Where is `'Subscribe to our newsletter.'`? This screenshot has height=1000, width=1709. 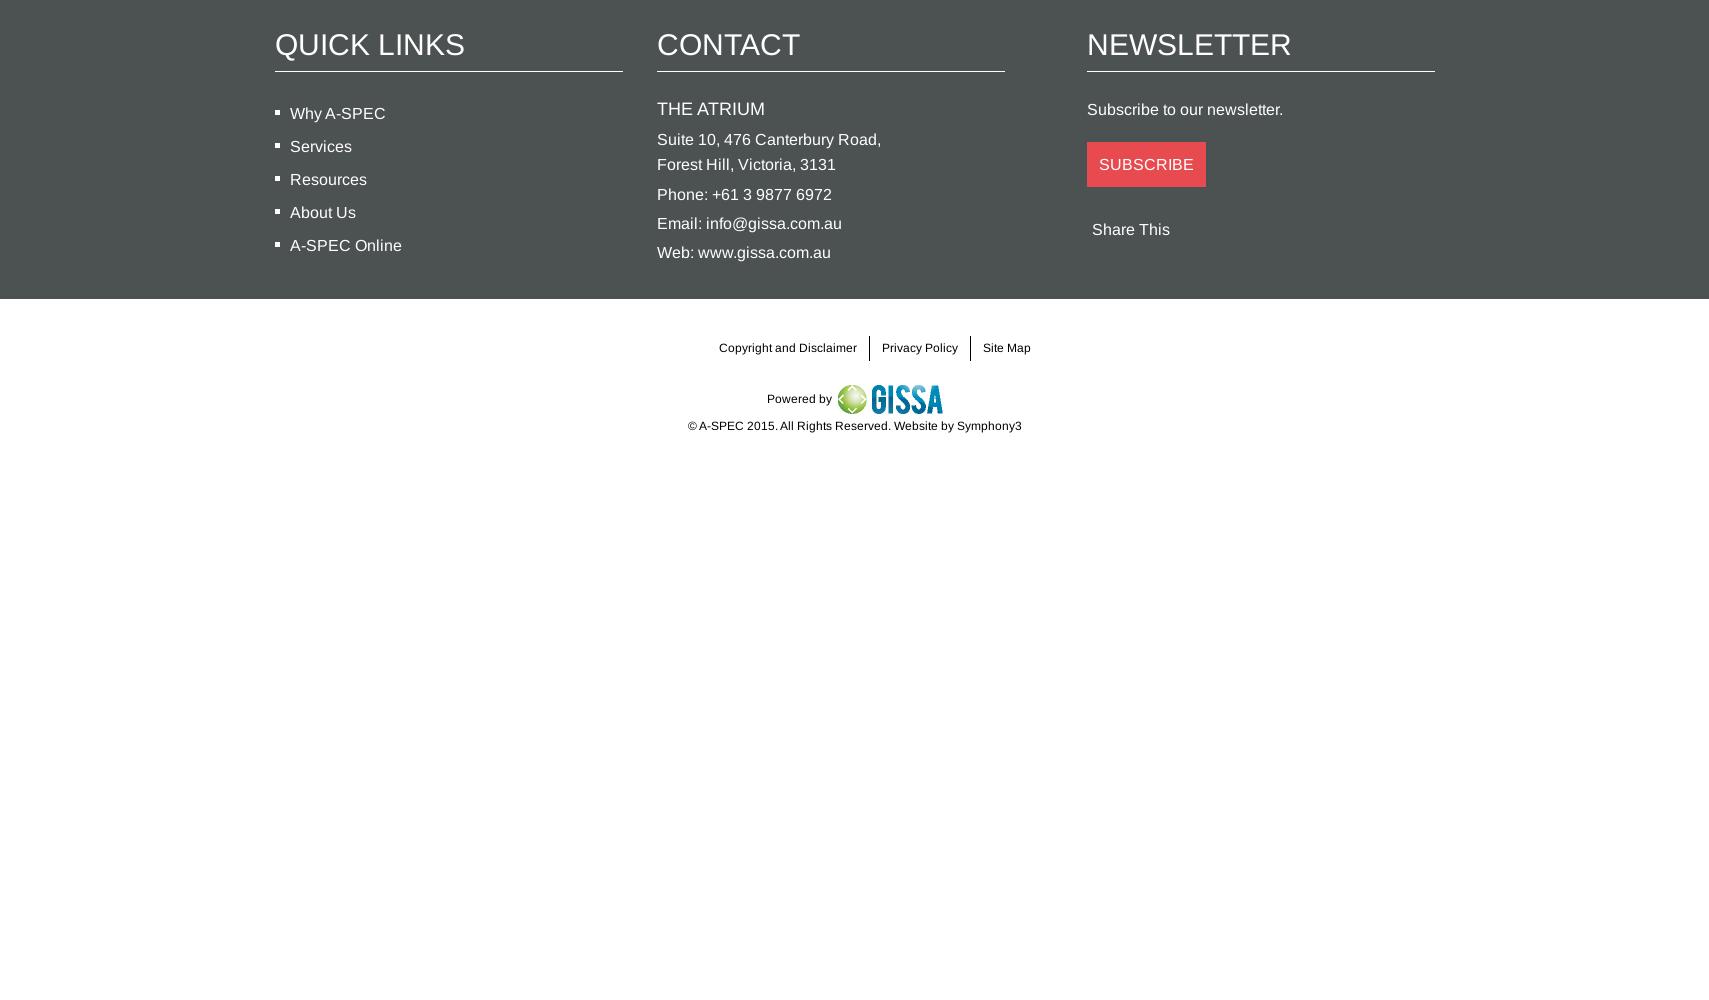
'Subscribe to our newsletter.' is located at coordinates (1183, 107).